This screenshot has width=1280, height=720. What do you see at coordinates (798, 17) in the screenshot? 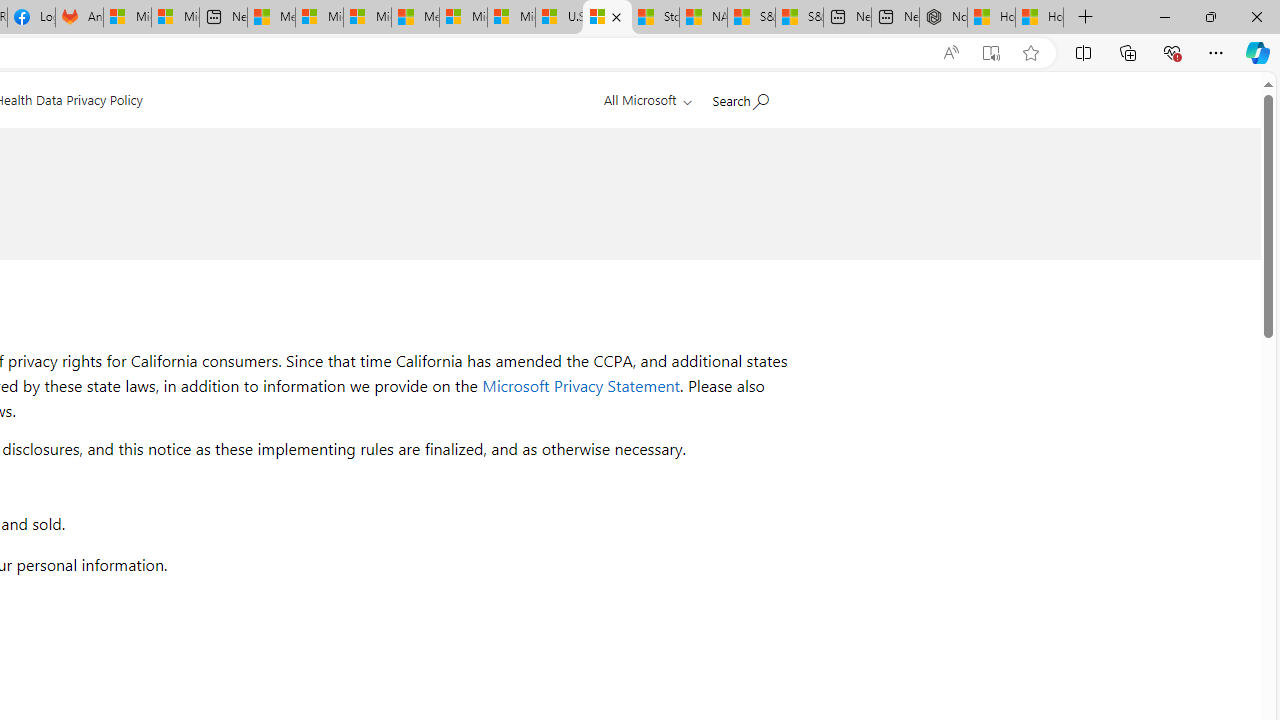
I see `'S&P 500, Nasdaq end lower, weighed by Nvidia dip | Watch'` at bounding box center [798, 17].